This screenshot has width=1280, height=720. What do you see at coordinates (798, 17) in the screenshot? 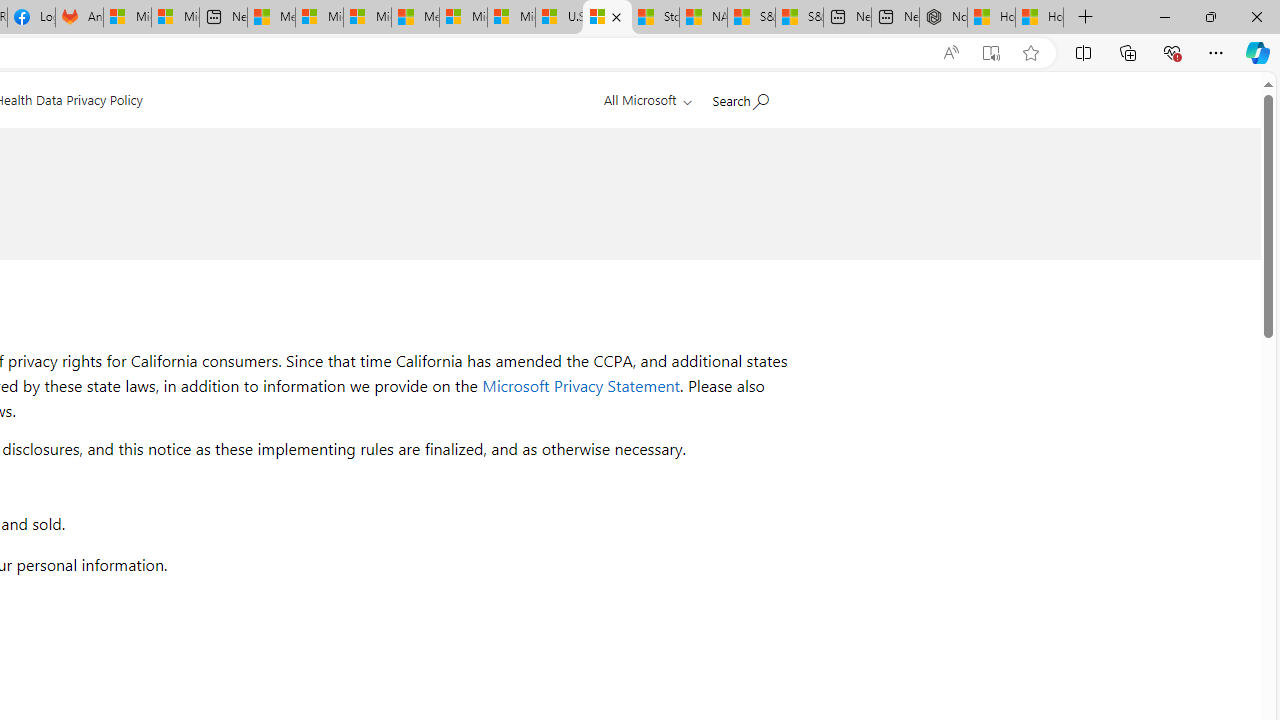
I see `'S&P 500, Nasdaq end lower, weighed by Nvidia dip | Watch'` at bounding box center [798, 17].